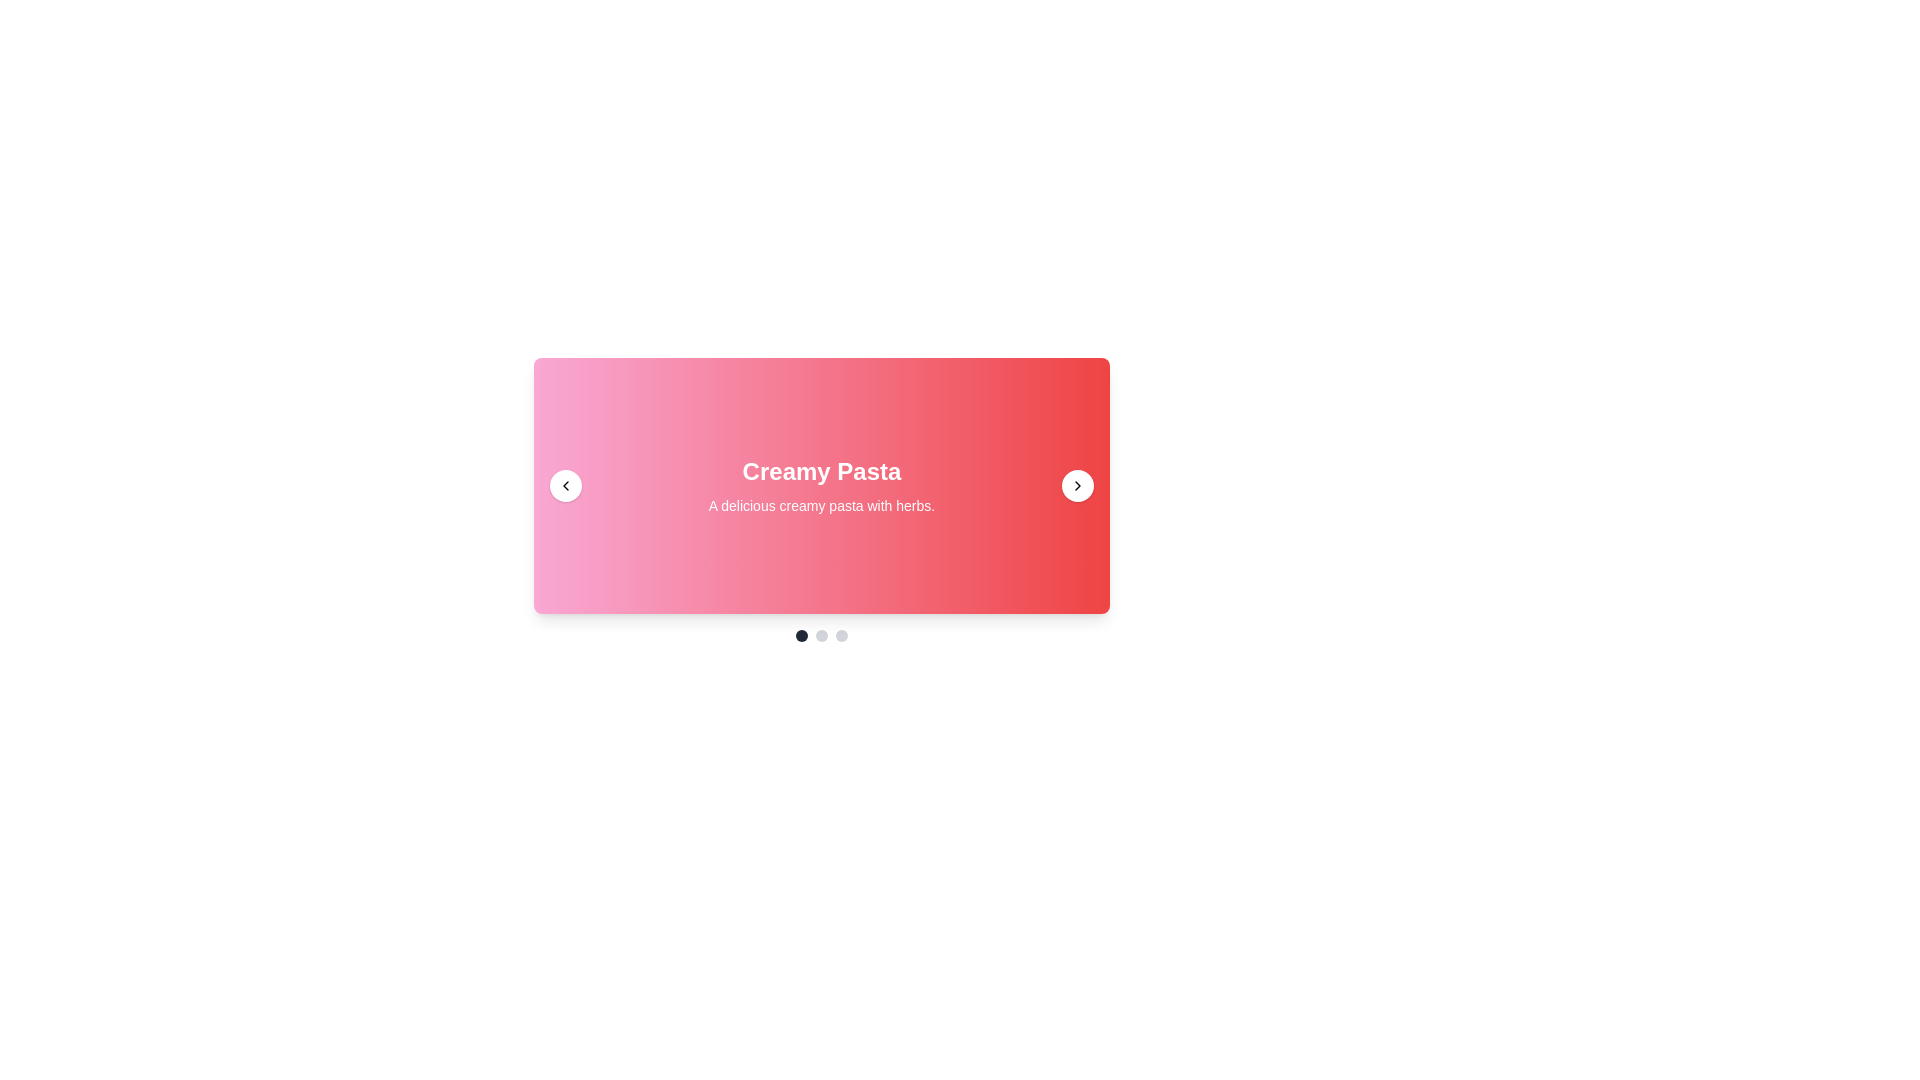 This screenshot has width=1920, height=1080. What do you see at coordinates (821, 504) in the screenshot?
I see `the text block displaying 'A delicious creamy pasta with herbs.' located below the title 'Creamy Pasta' in a red-gradient background` at bounding box center [821, 504].